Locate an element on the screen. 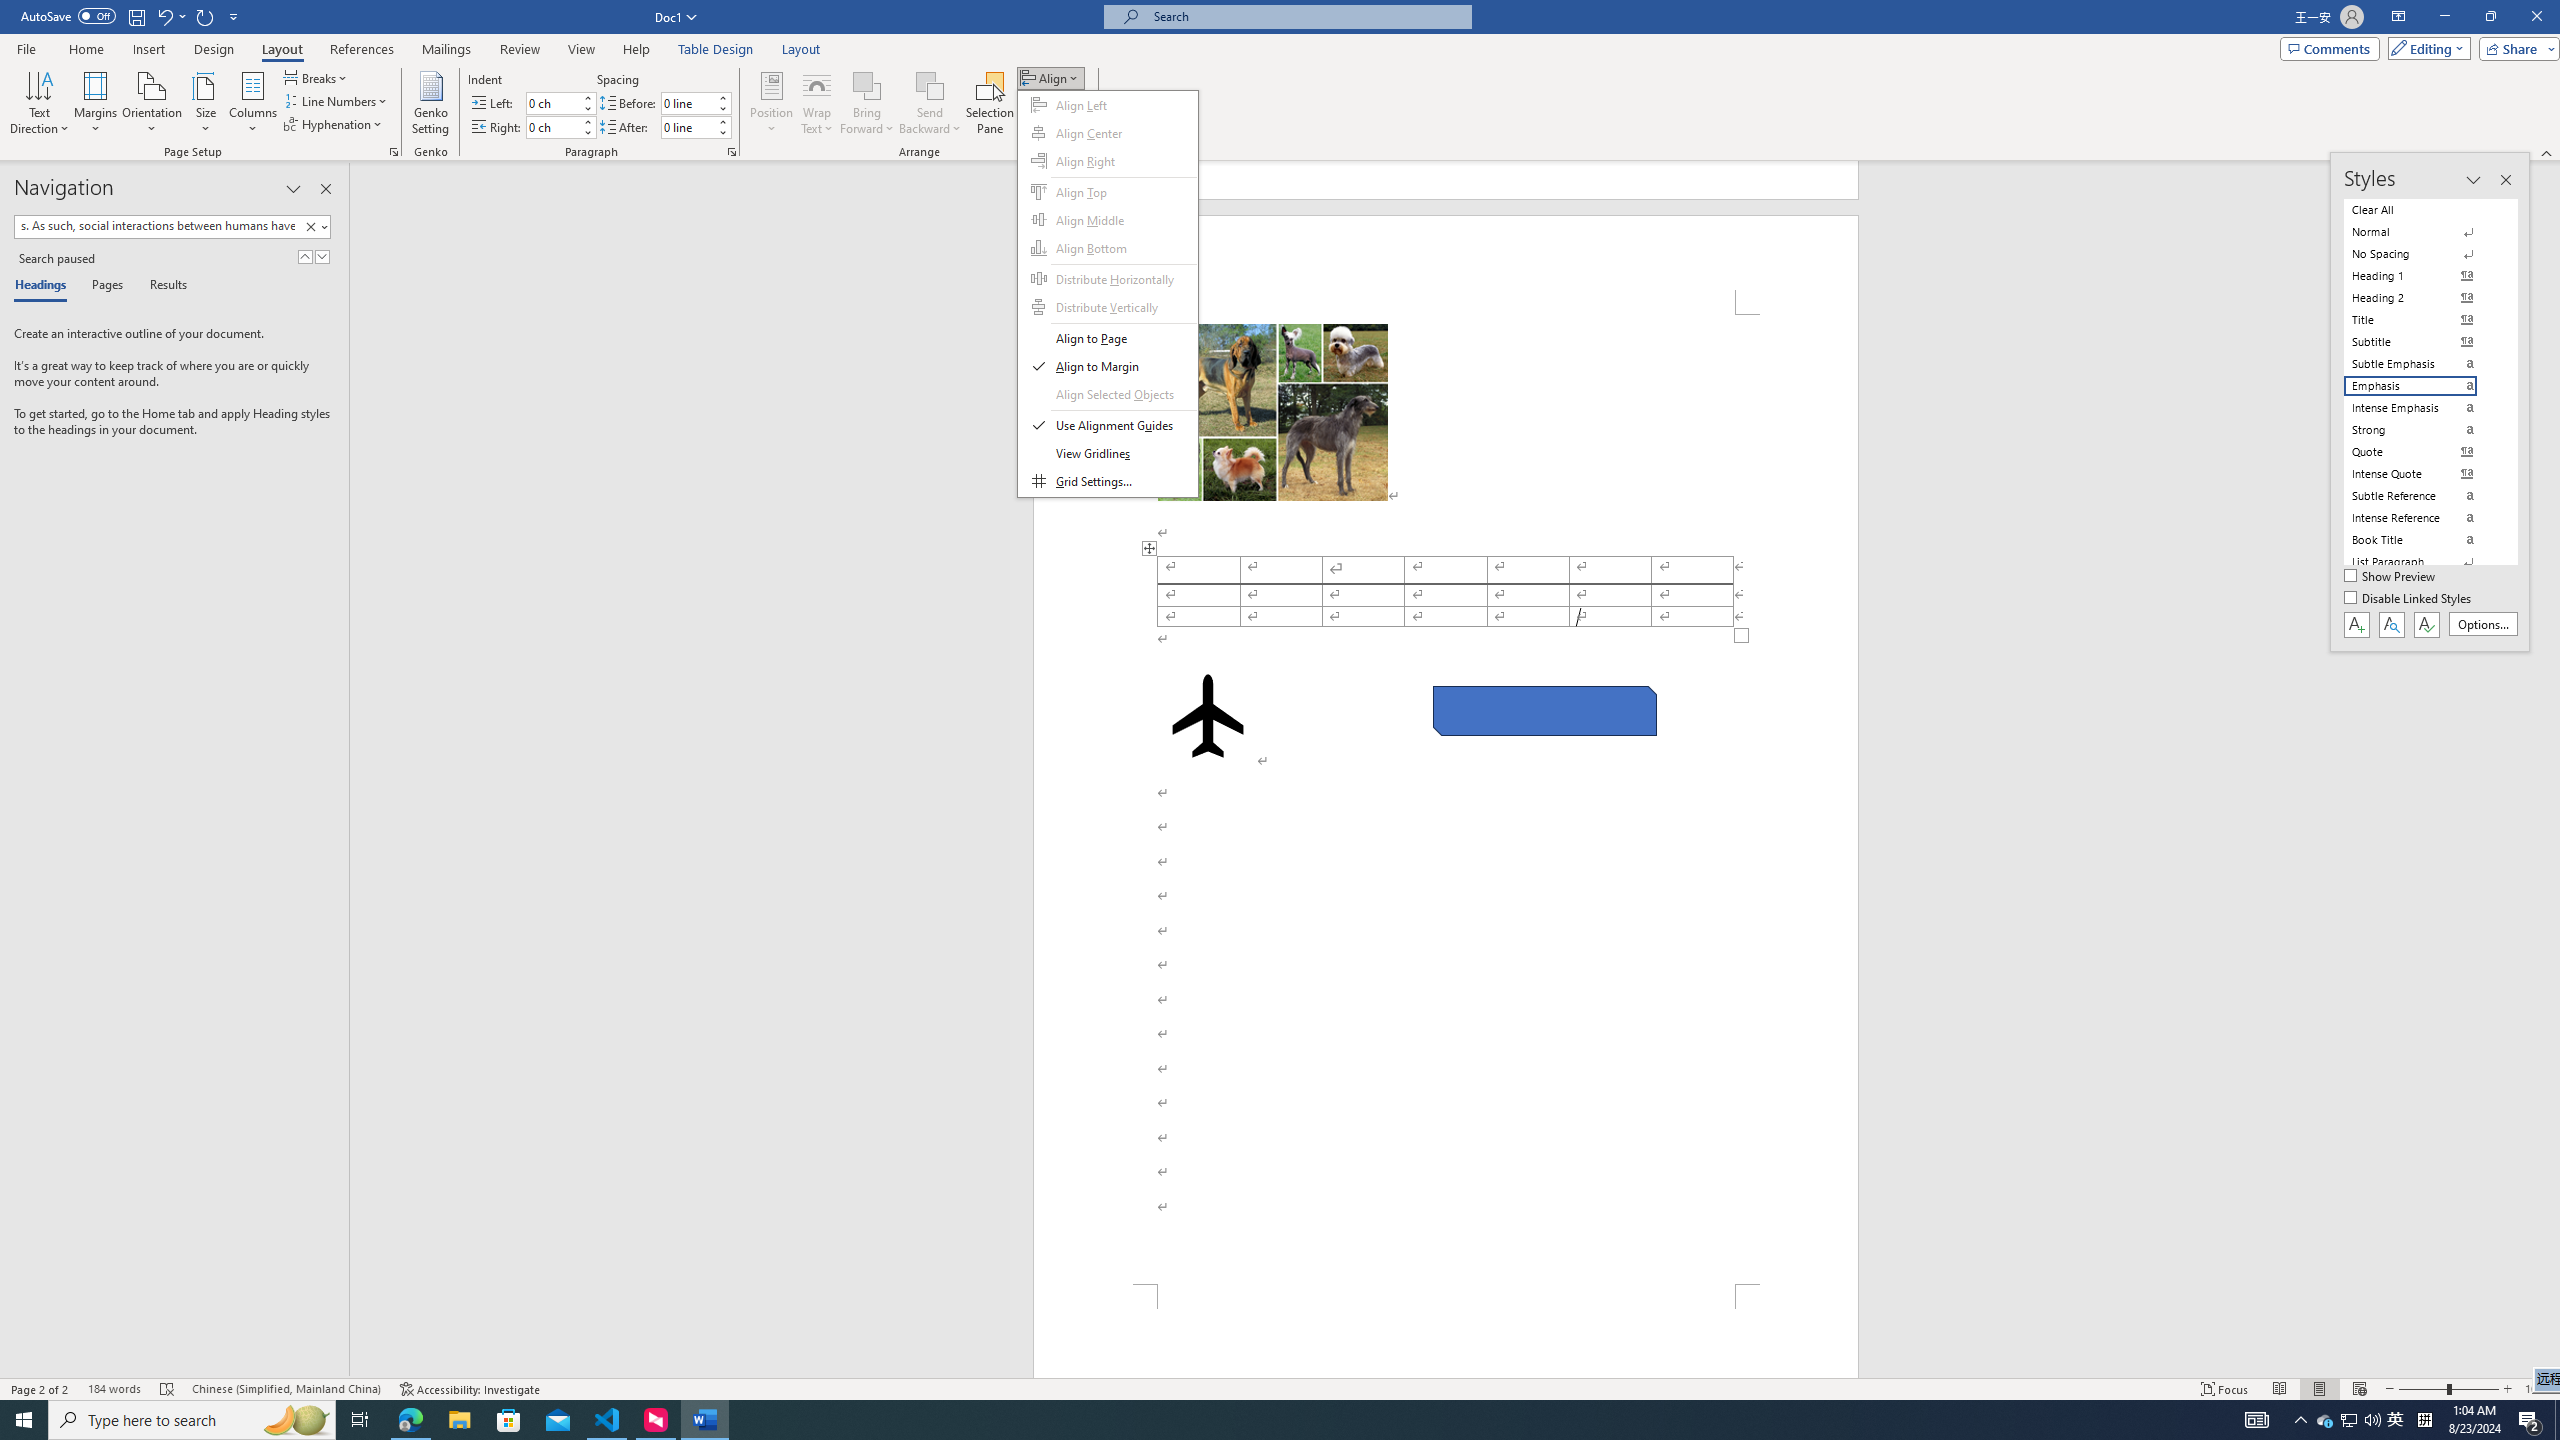 The width and height of the screenshot is (2560, 1440). 'Intense Reference' is located at coordinates (2422, 517).